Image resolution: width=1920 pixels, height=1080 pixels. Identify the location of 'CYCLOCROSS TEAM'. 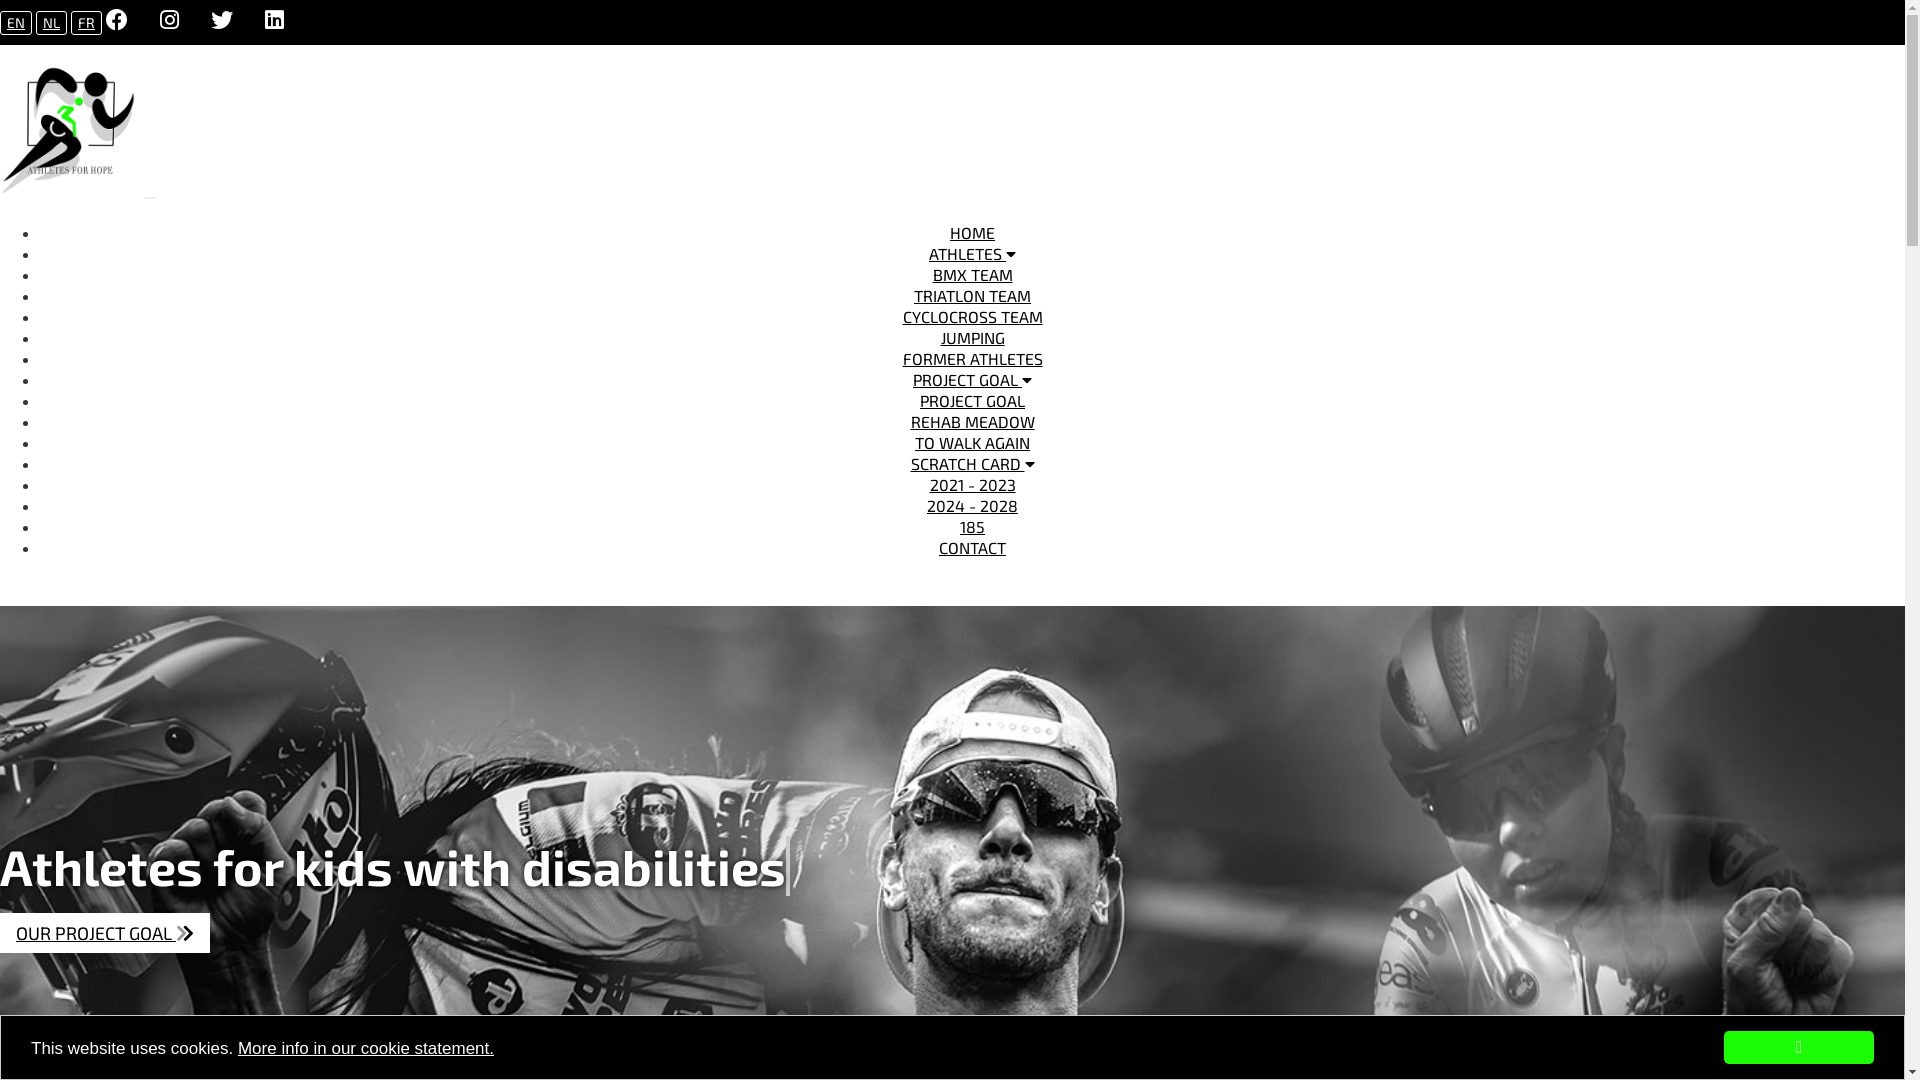
(971, 315).